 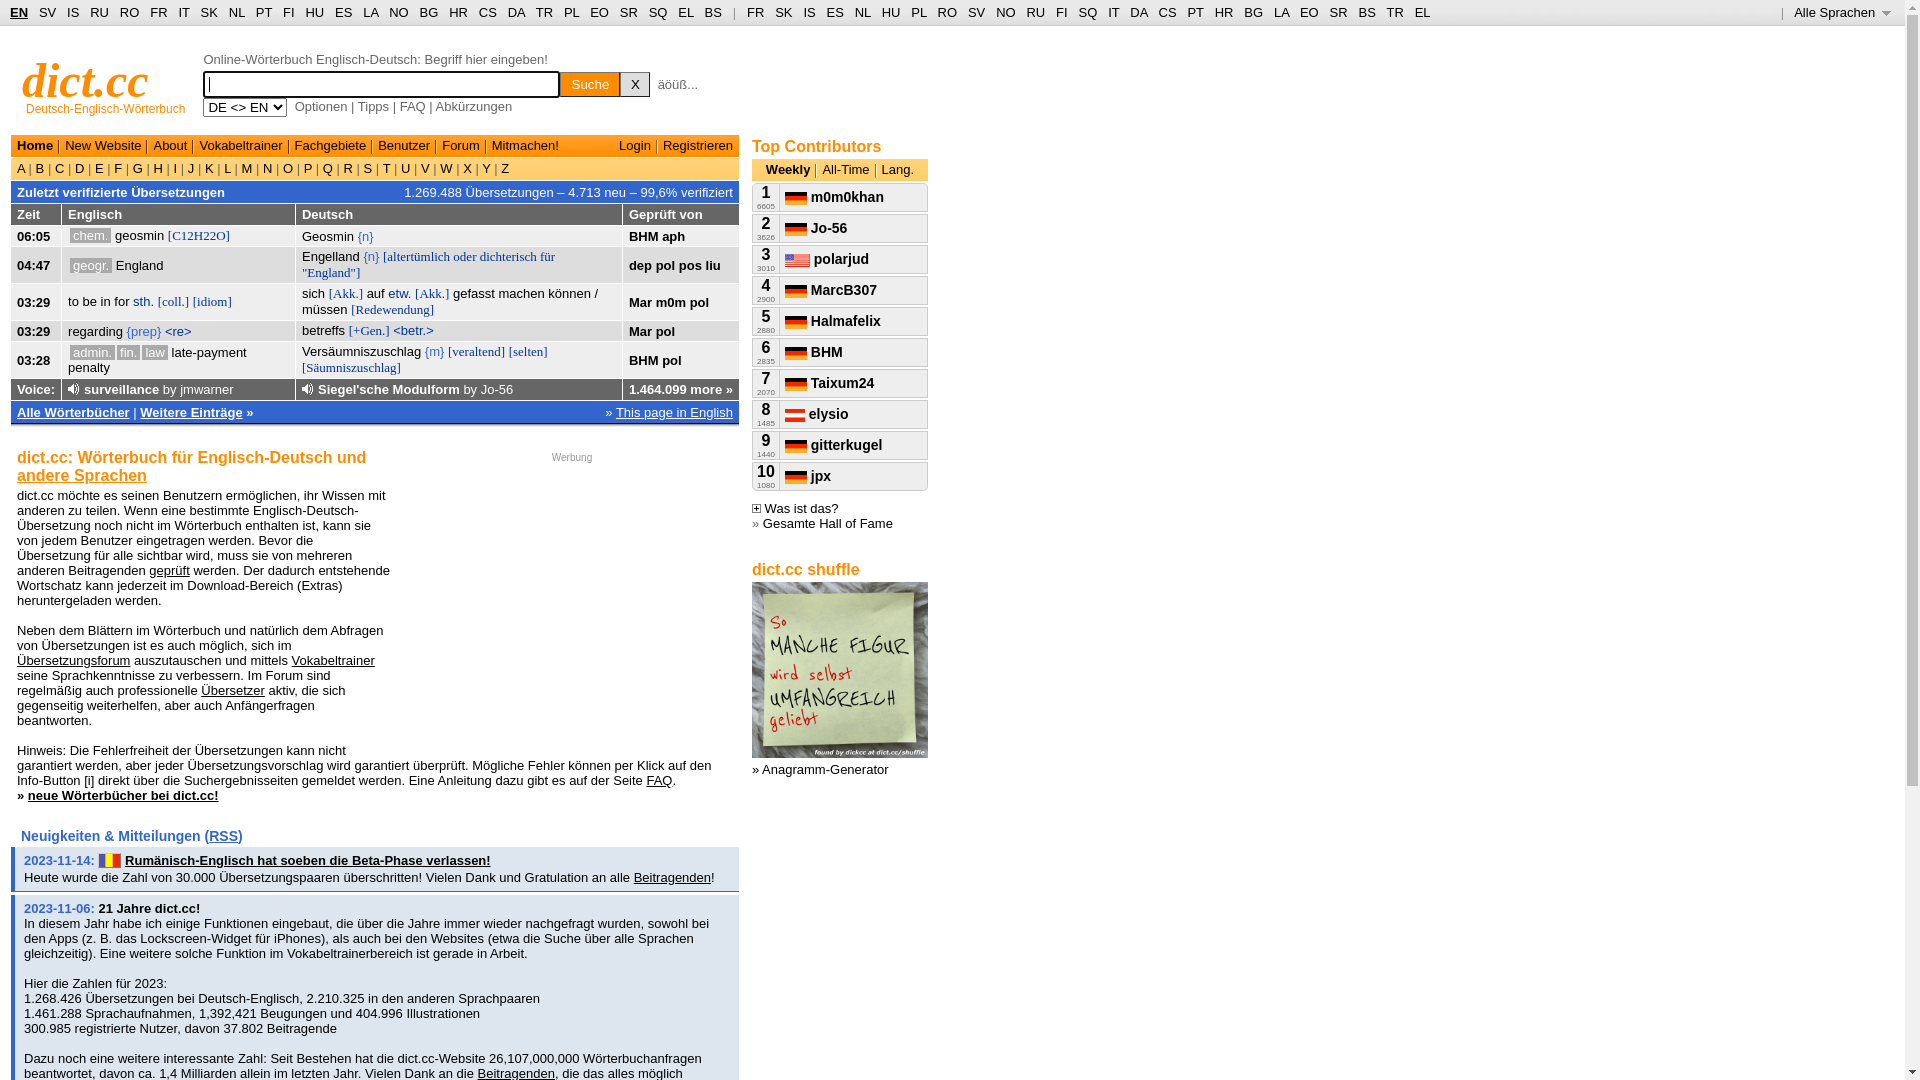 I want to click on 'Fachgebiete', so click(x=331, y=144).